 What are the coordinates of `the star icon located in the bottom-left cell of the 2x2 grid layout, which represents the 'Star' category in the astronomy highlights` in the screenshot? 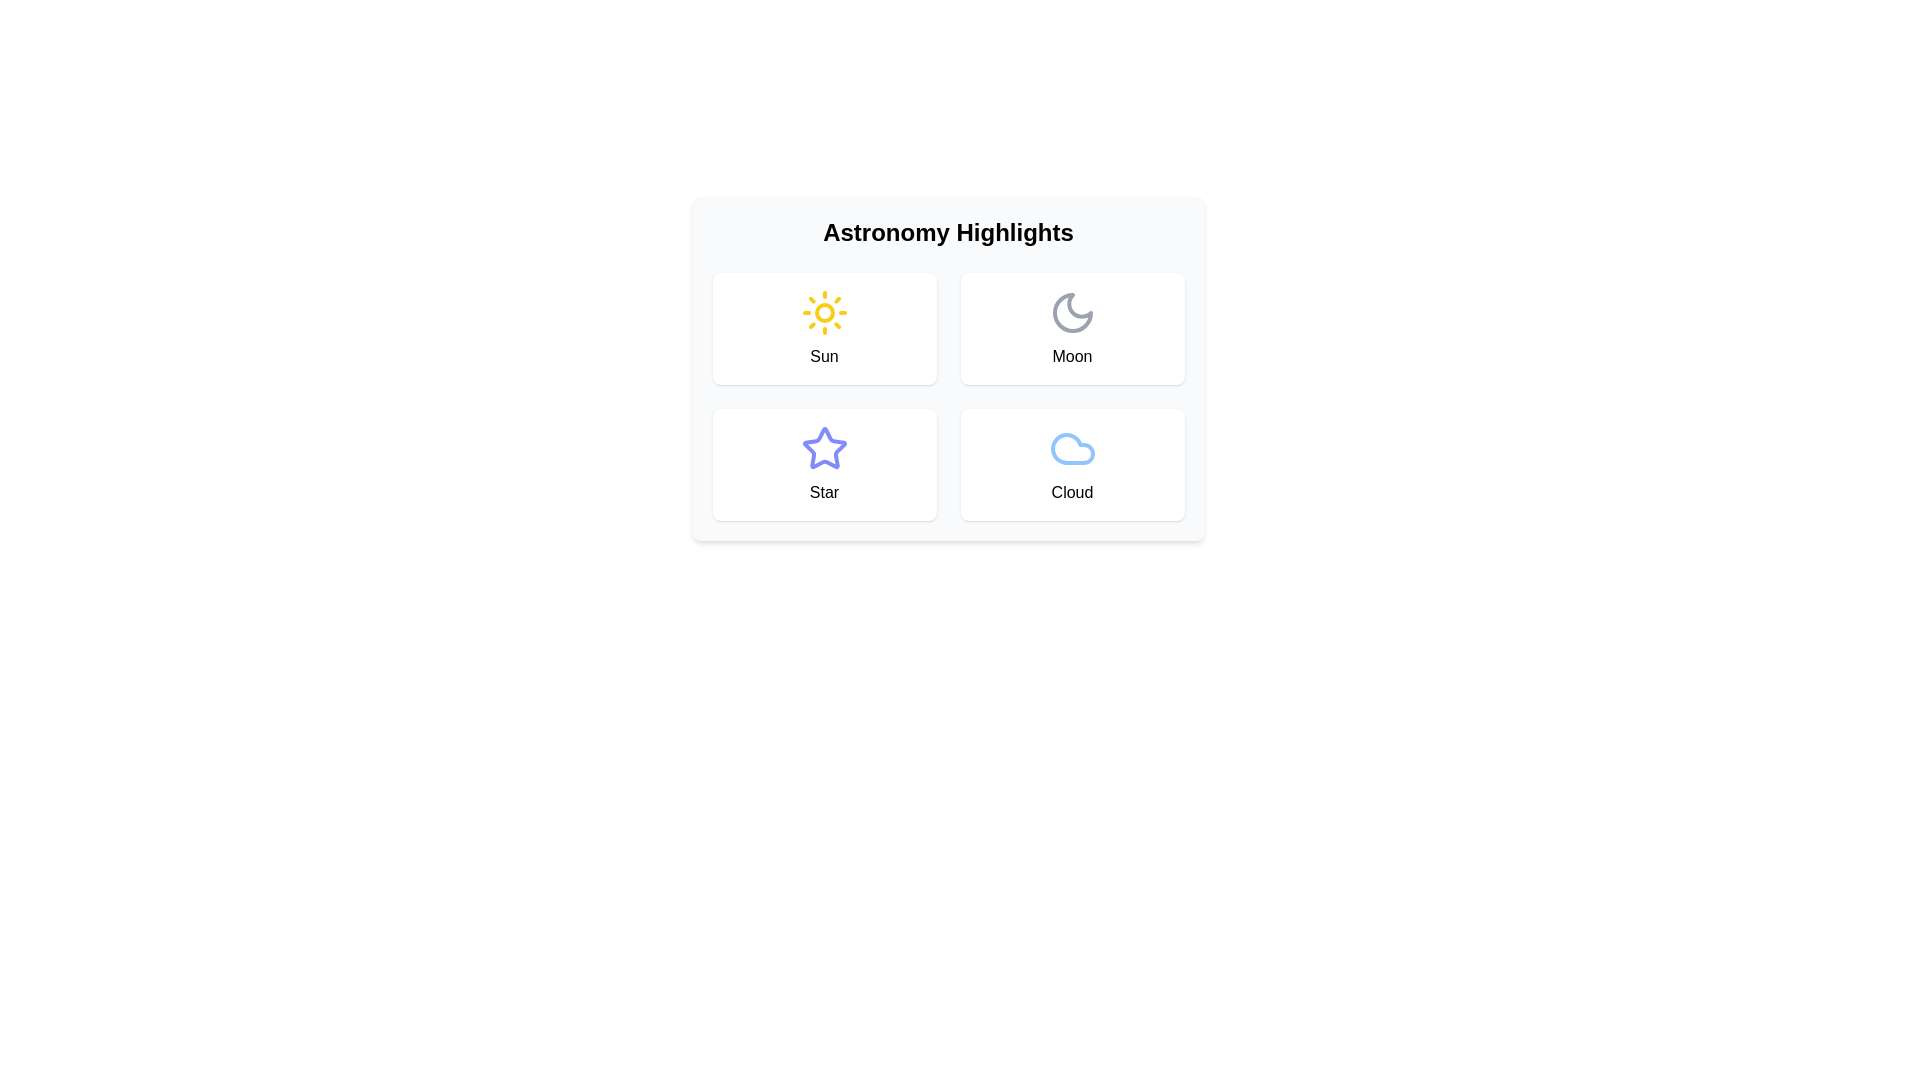 It's located at (824, 447).